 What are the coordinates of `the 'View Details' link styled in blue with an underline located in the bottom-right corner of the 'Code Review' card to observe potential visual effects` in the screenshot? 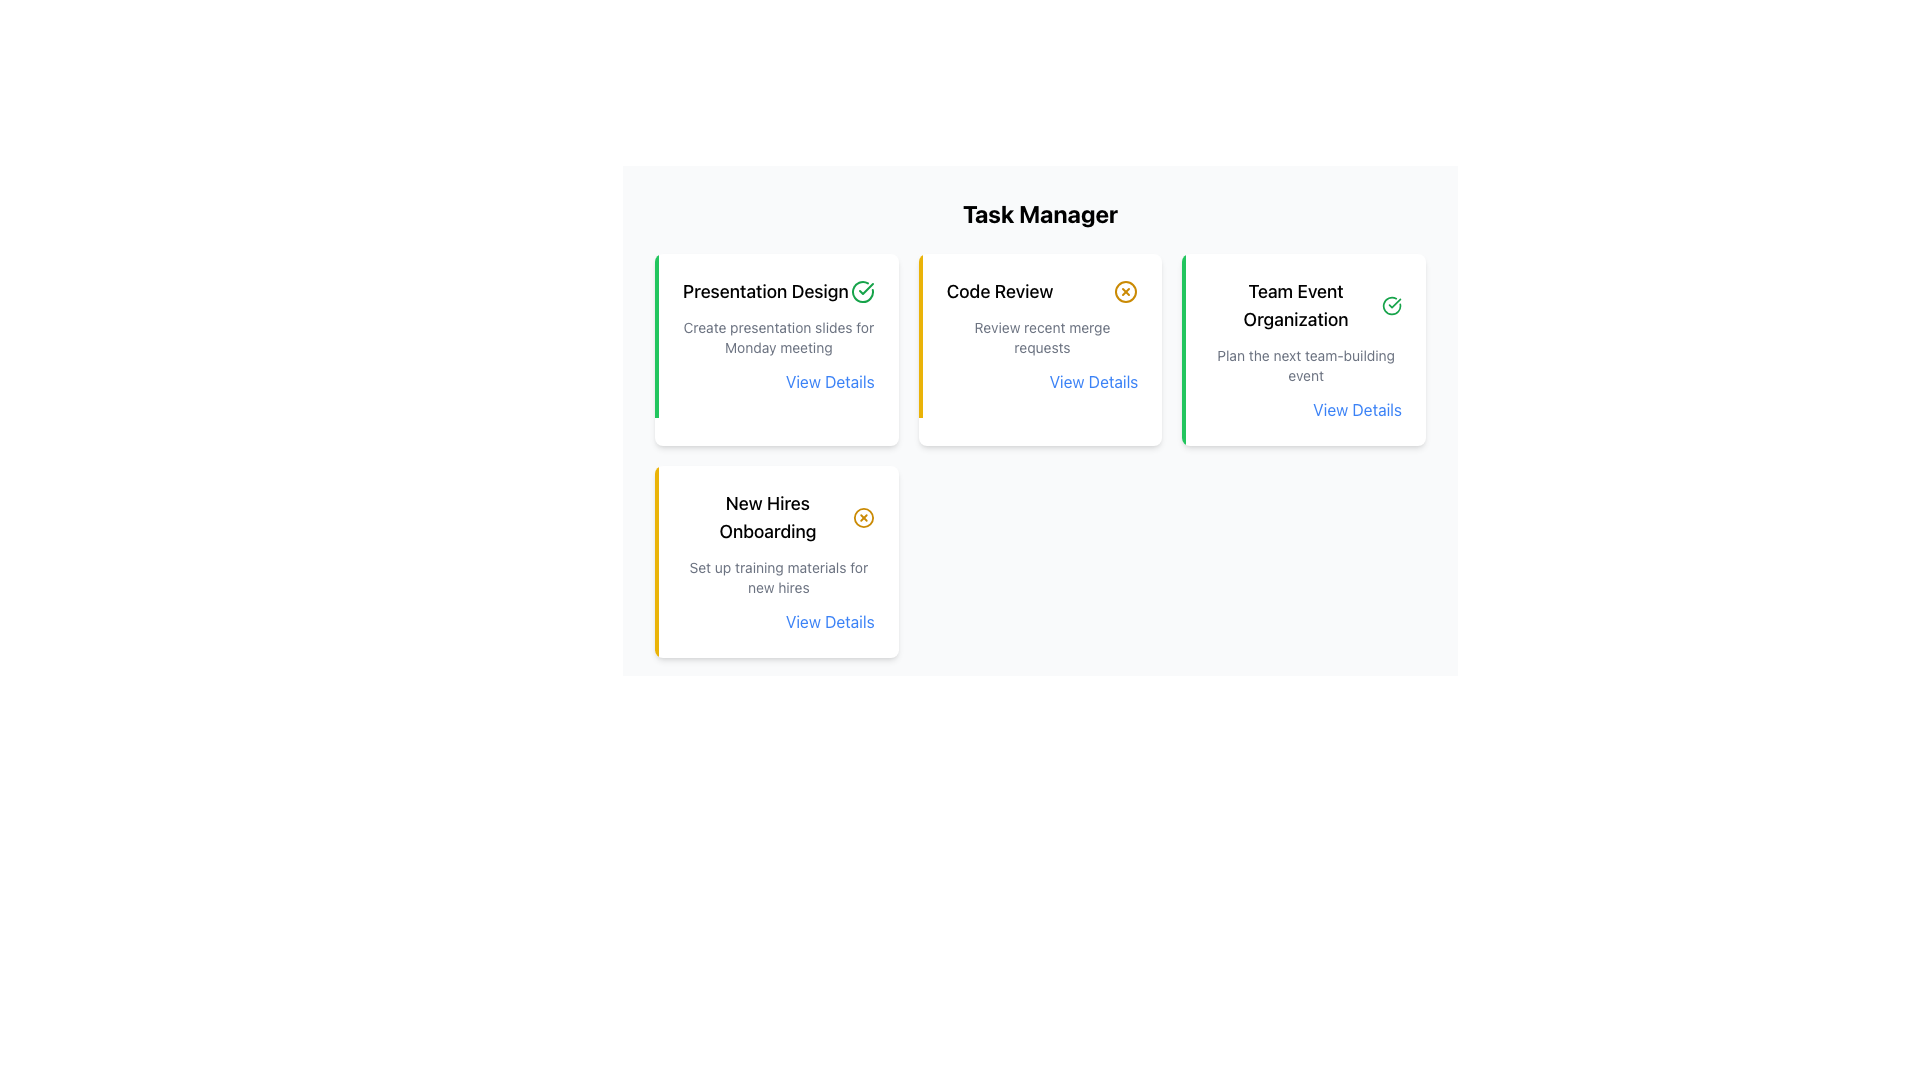 It's located at (1041, 381).